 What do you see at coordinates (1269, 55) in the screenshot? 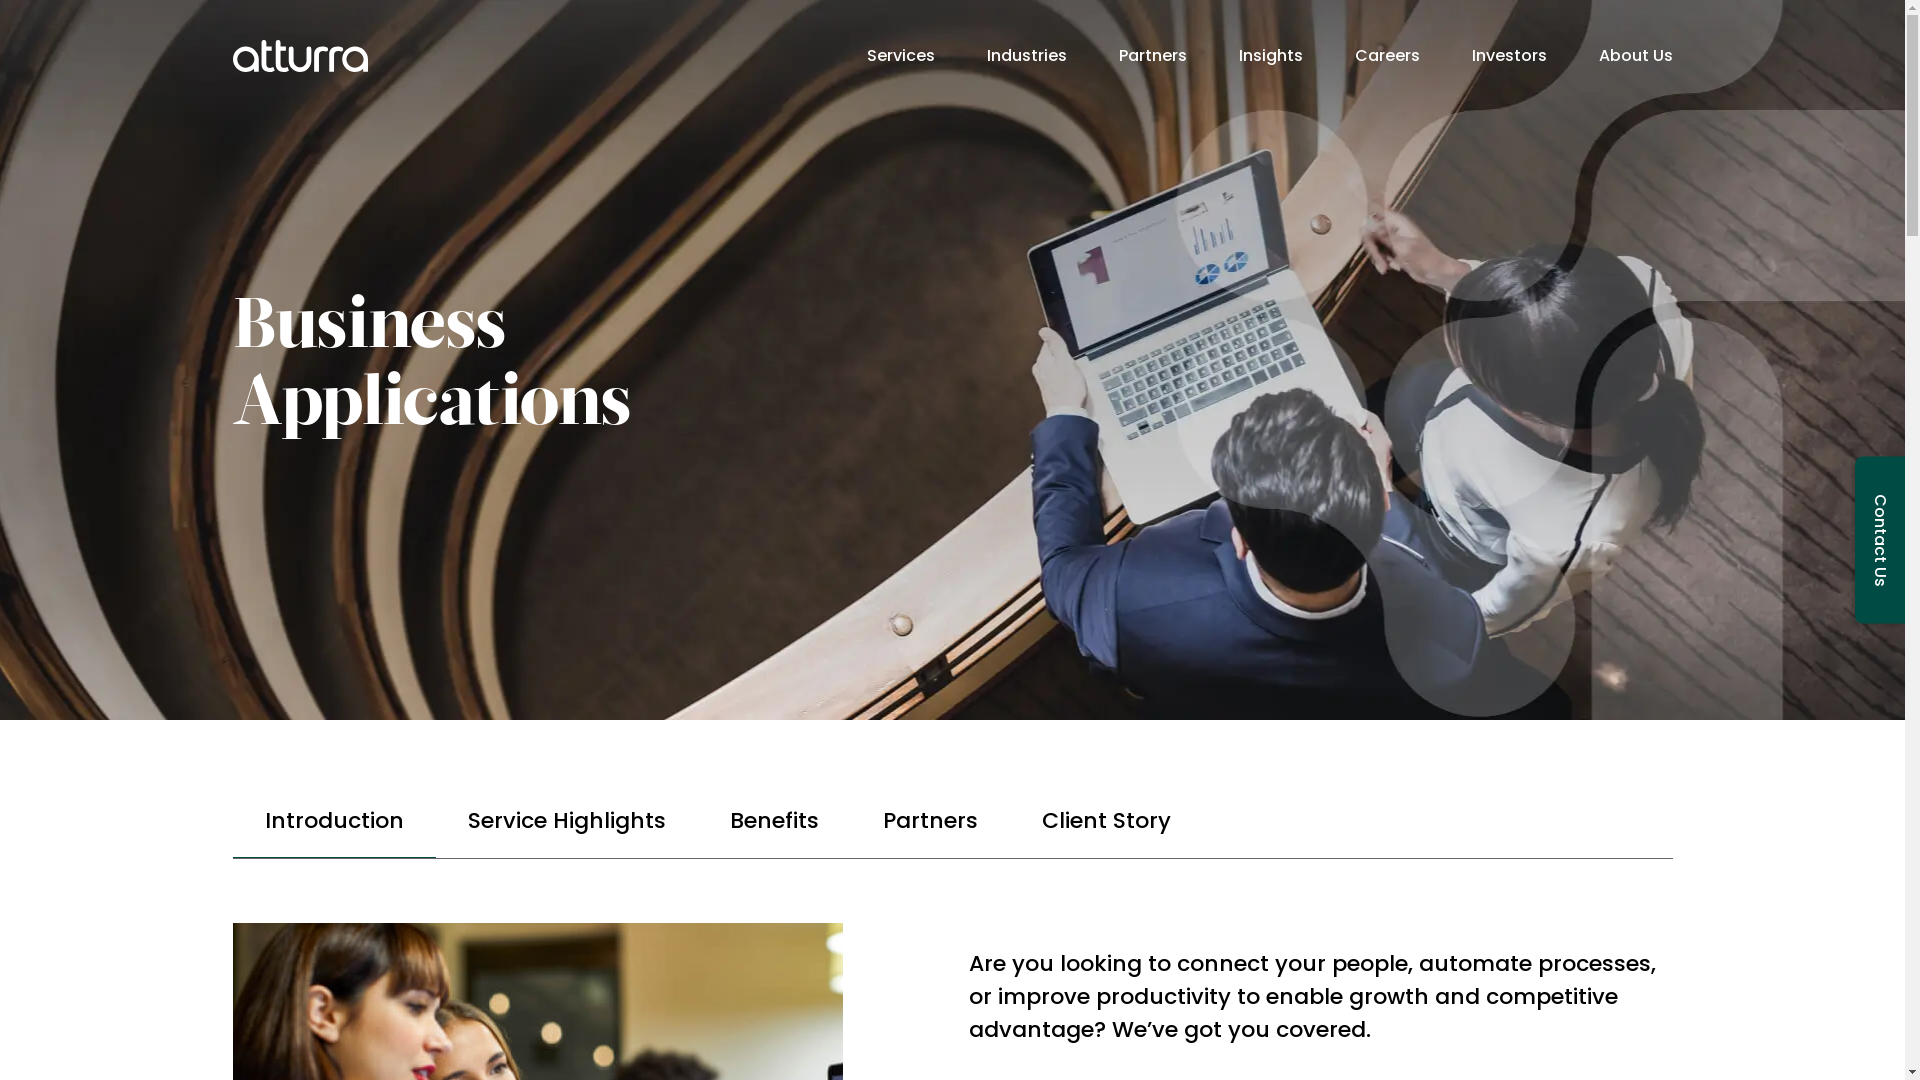
I see `'Insights'` at bounding box center [1269, 55].